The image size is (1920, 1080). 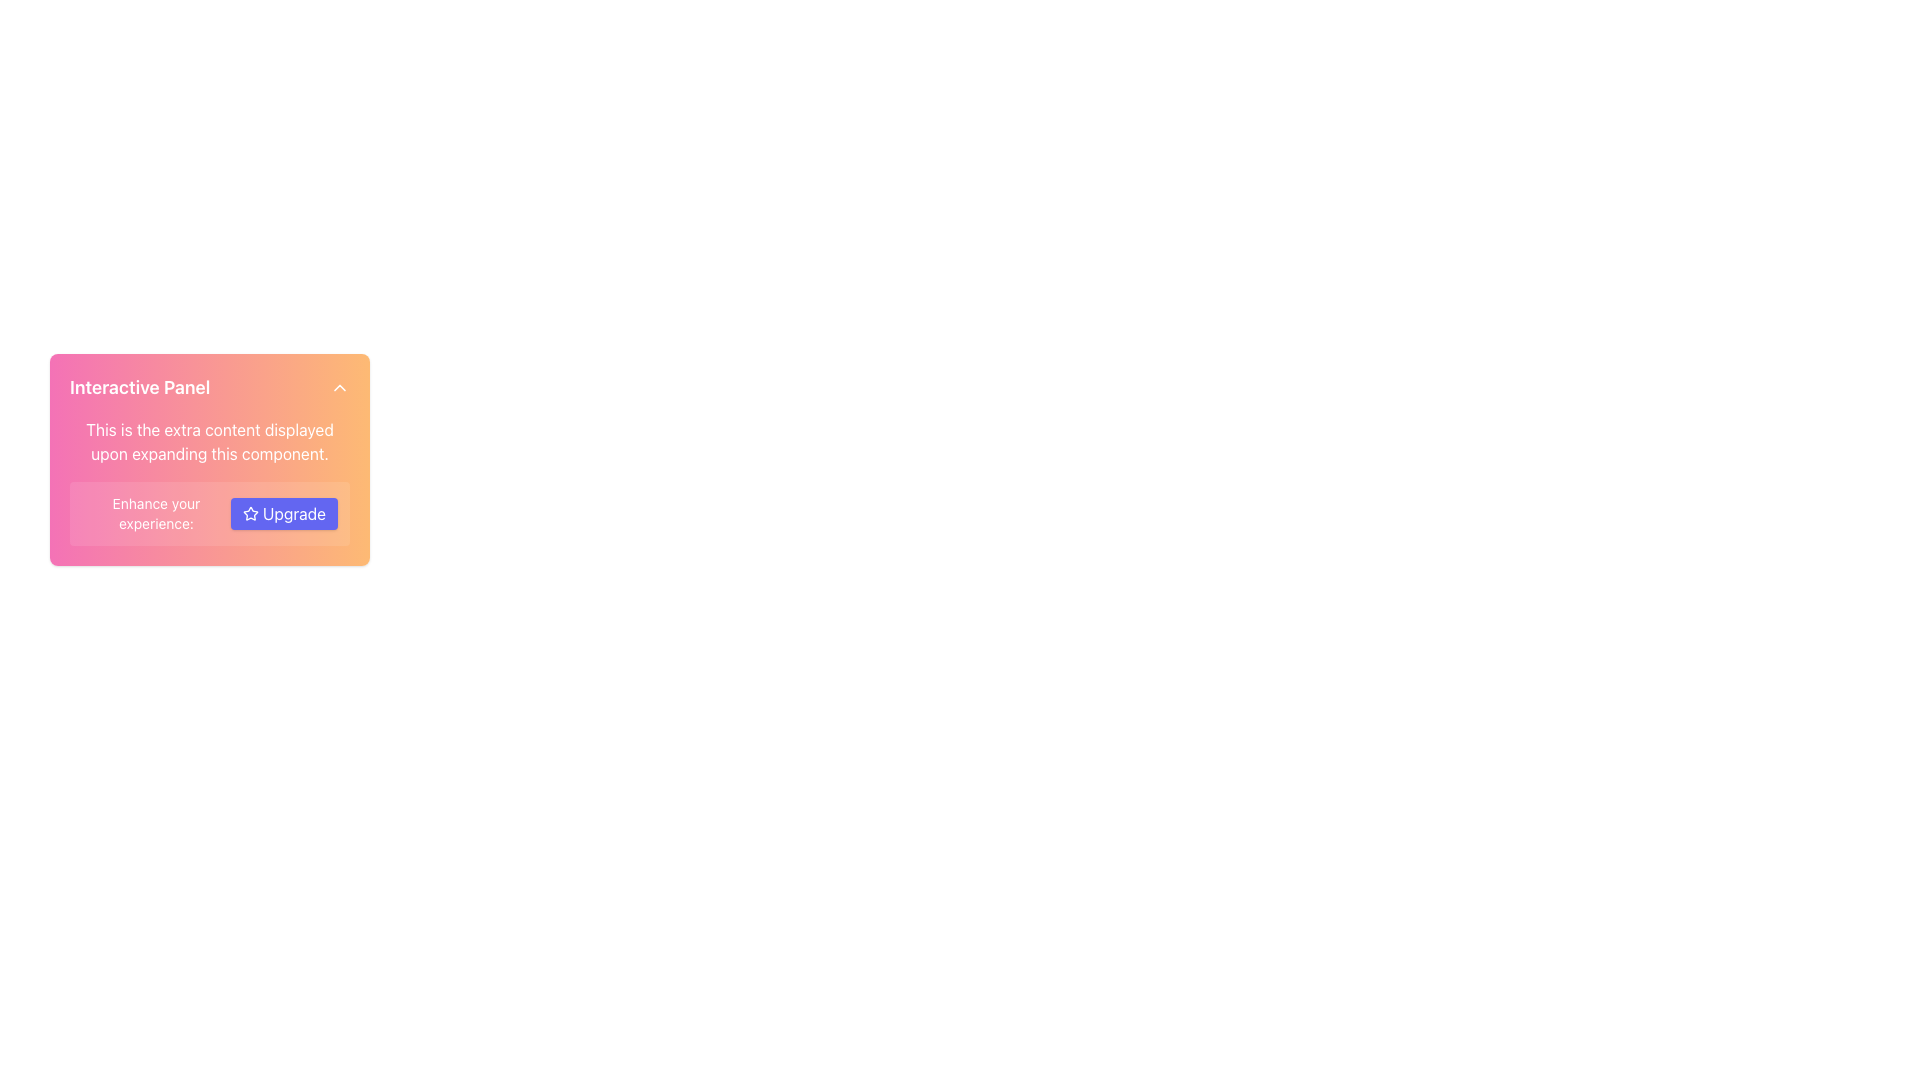 What do you see at coordinates (249, 512) in the screenshot?
I see `the star icon with a blue outline and white inner fill located in the bottom right corner of the interactive panel` at bounding box center [249, 512].